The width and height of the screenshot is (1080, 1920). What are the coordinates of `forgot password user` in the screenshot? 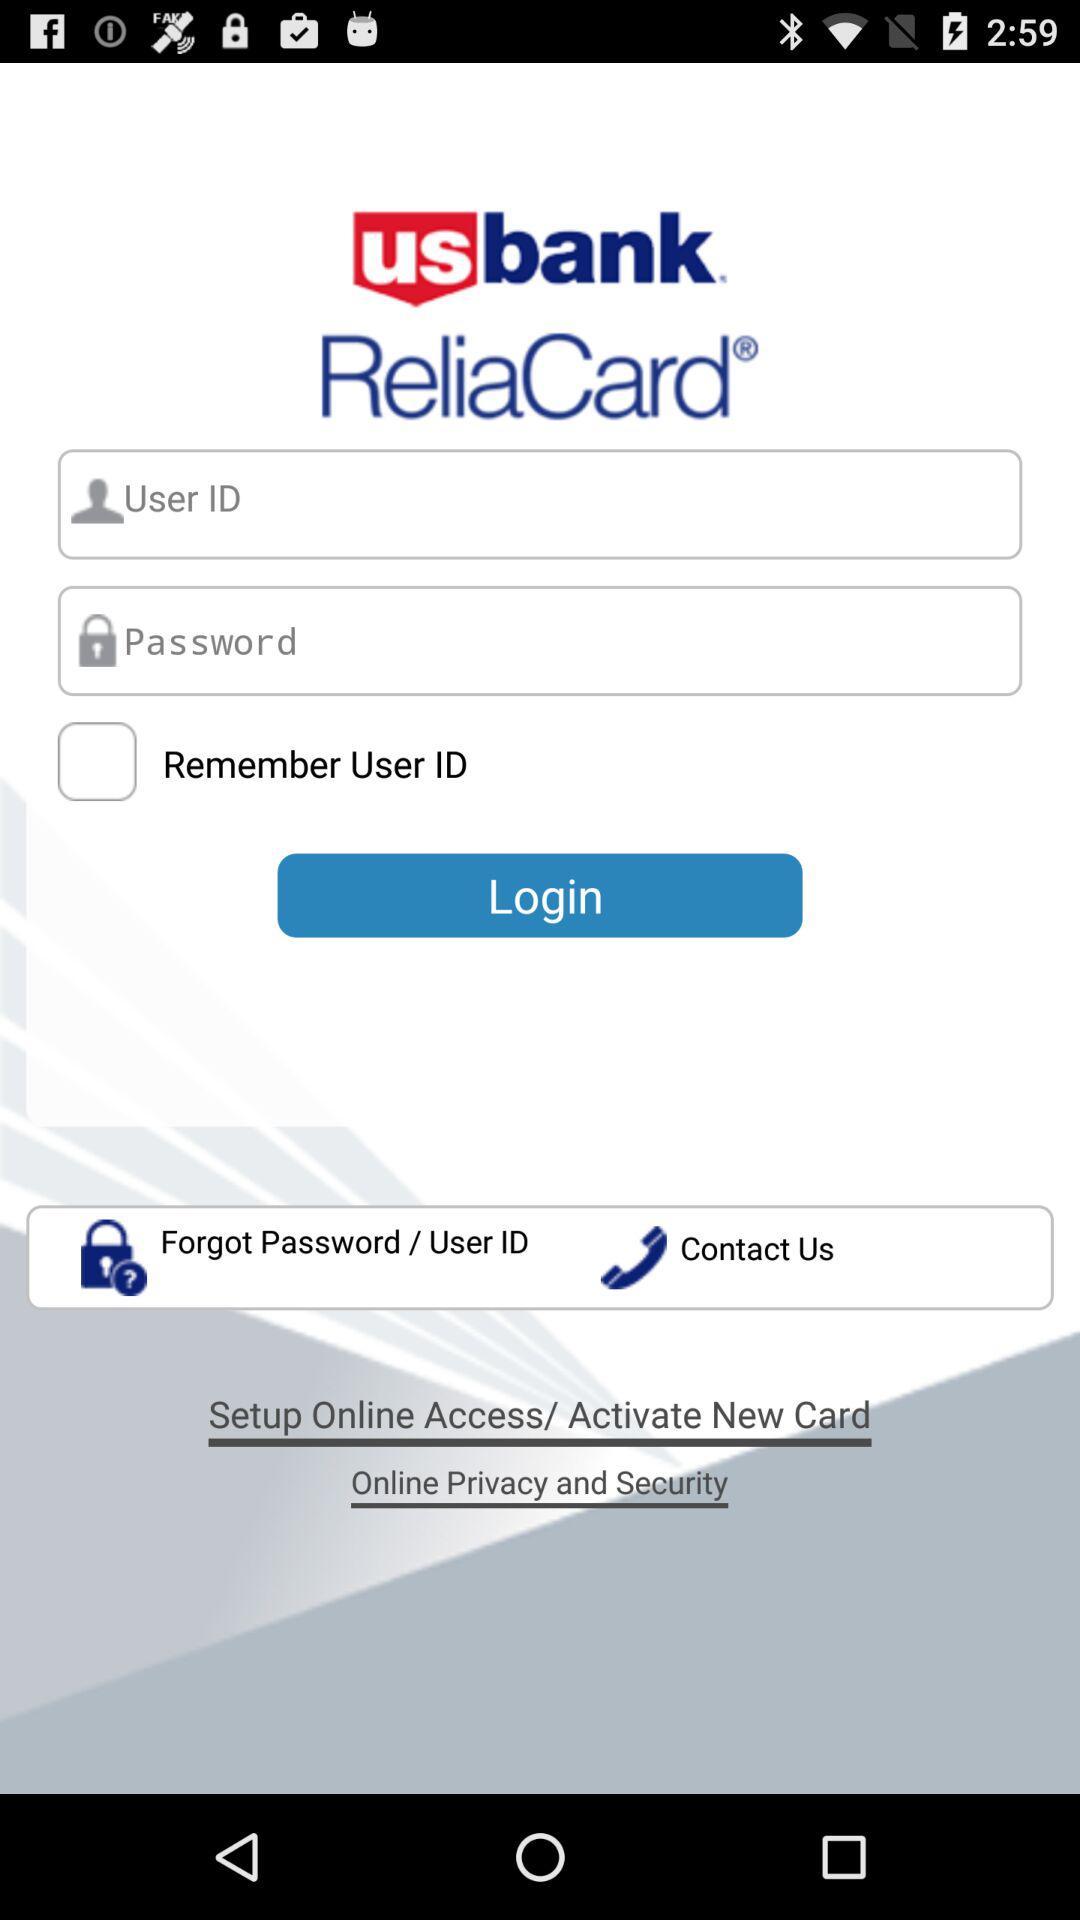 It's located at (306, 1256).